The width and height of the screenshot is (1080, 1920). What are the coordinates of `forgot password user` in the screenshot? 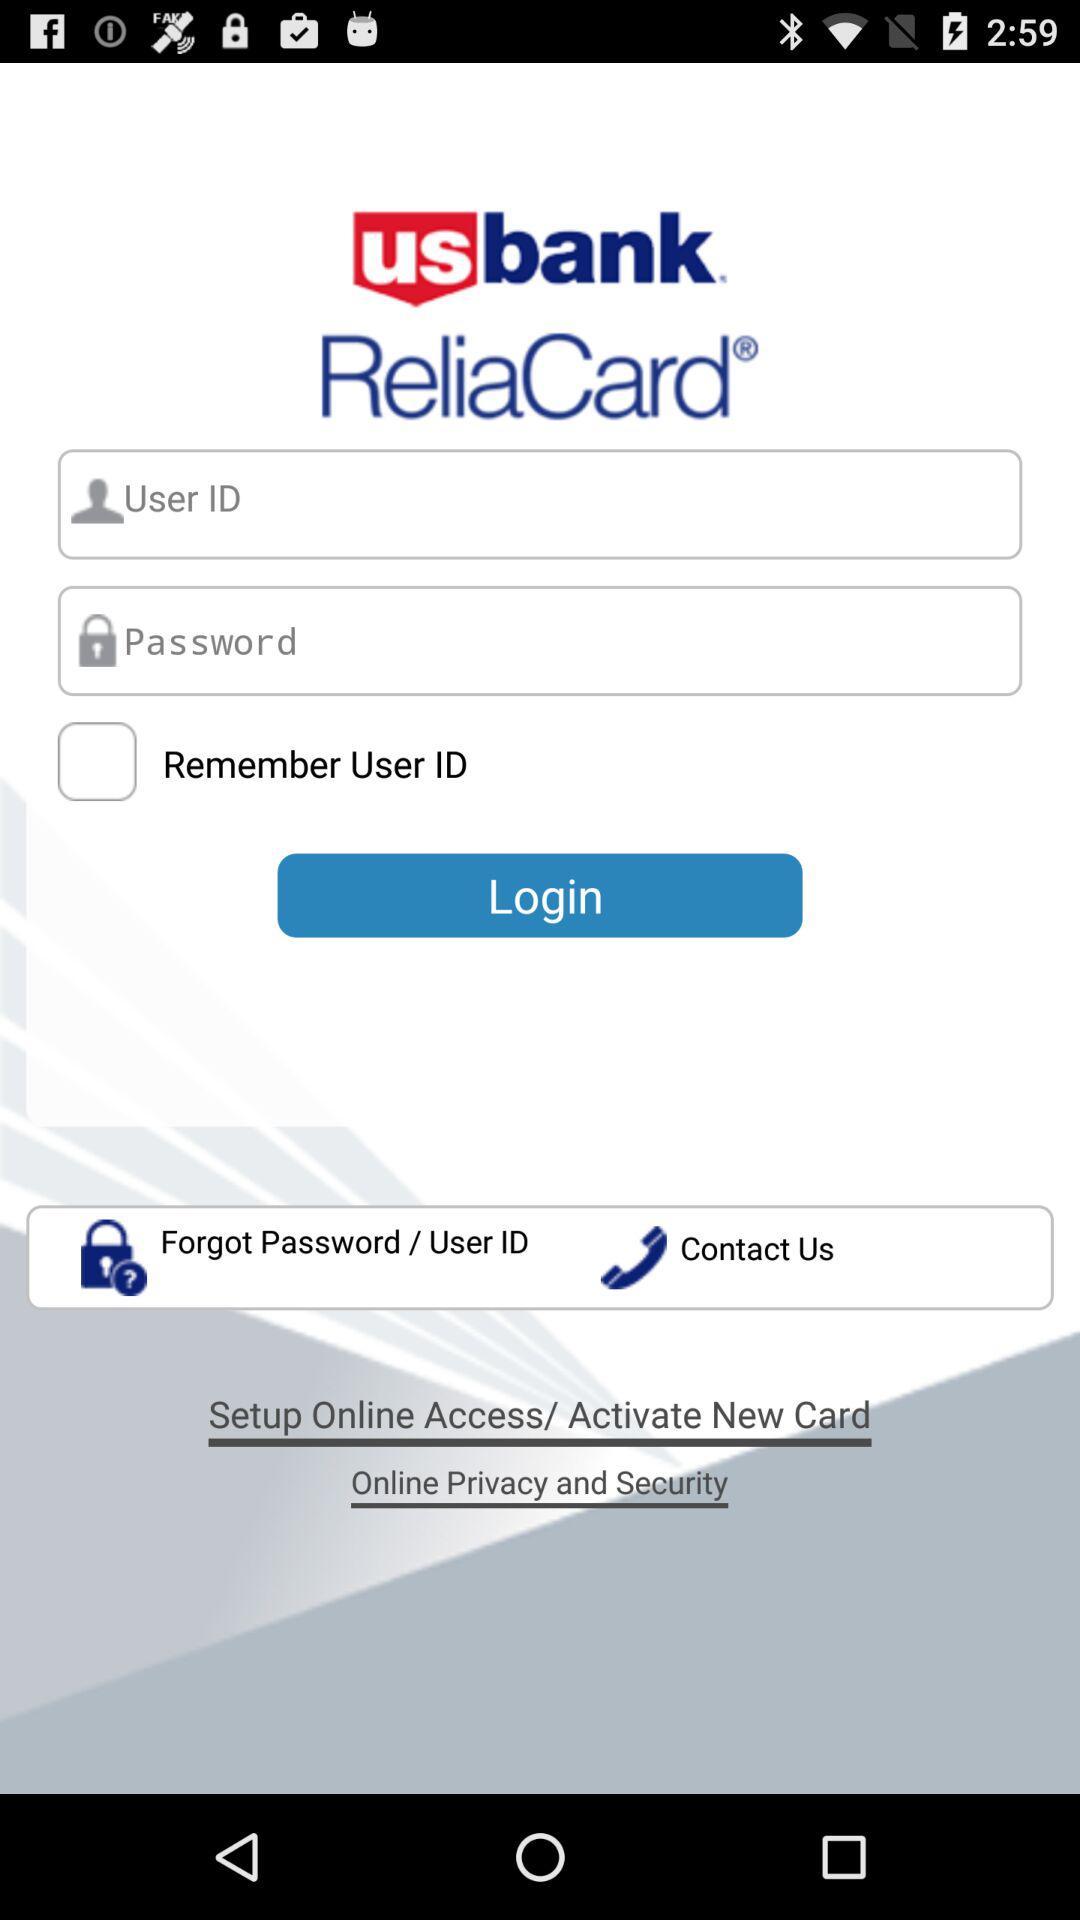 It's located at (306, 1256).